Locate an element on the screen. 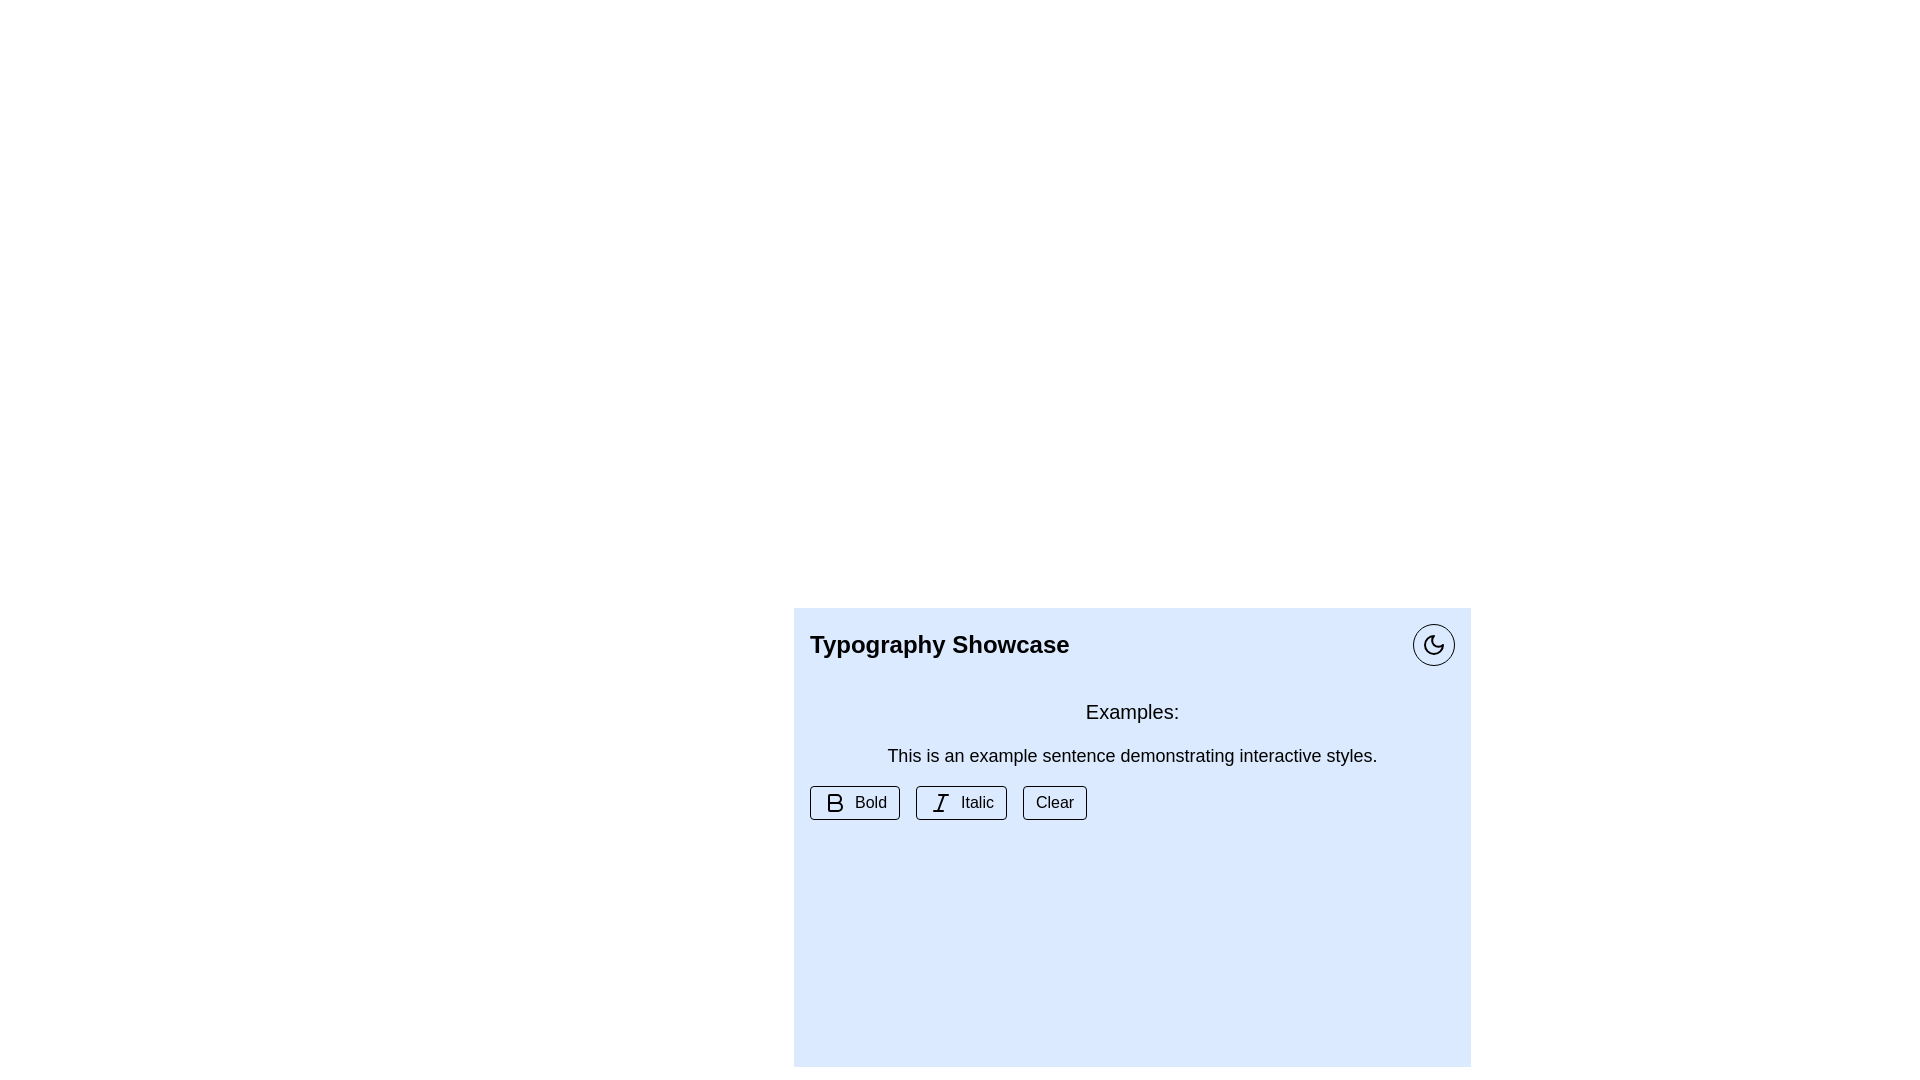  the clearing function button located to the right of the 'Italic' button for visual feedback is located at coordinates (1054, 801).